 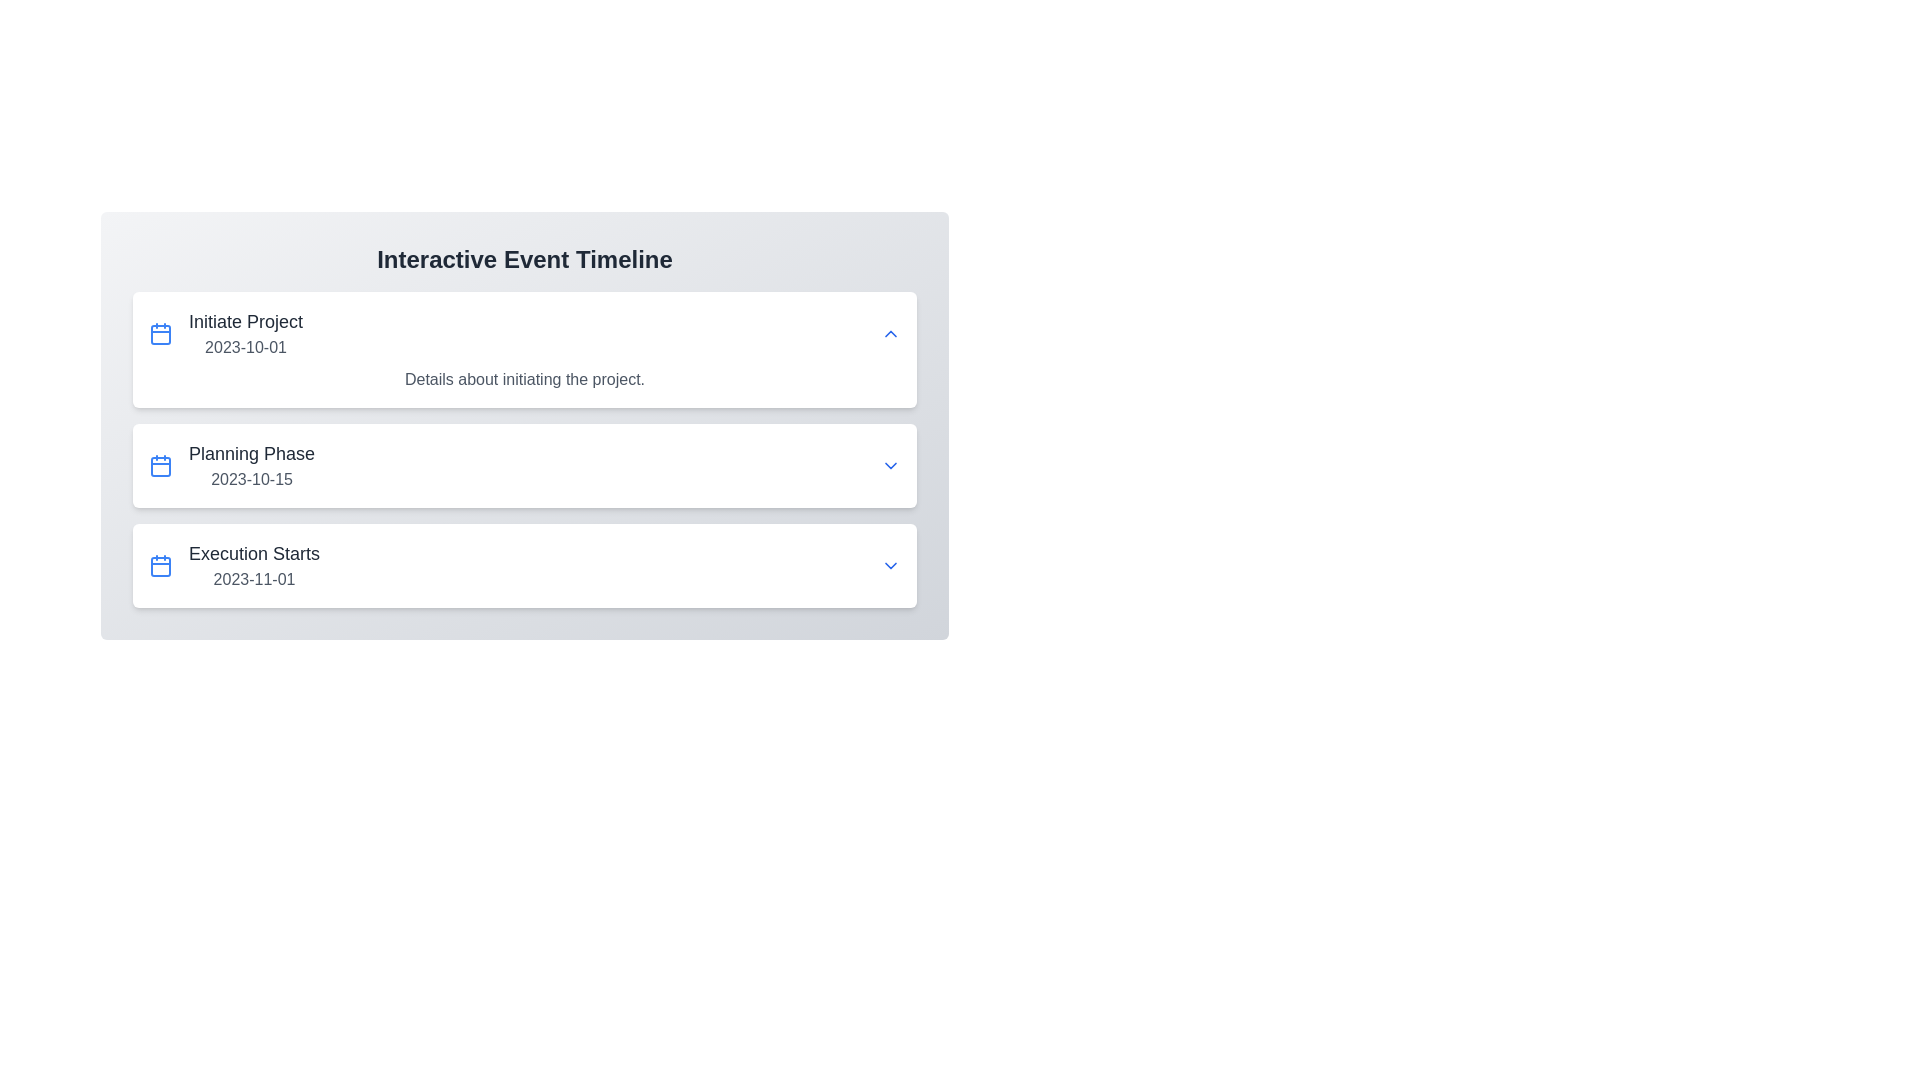 What do you see at coordinates (890, 333) in the screenshot?
I see `the blue upward-pointing chevron icon located on the far right of the 'Initiate Project 2023-10-01' section` at bounding box center [890, 333].